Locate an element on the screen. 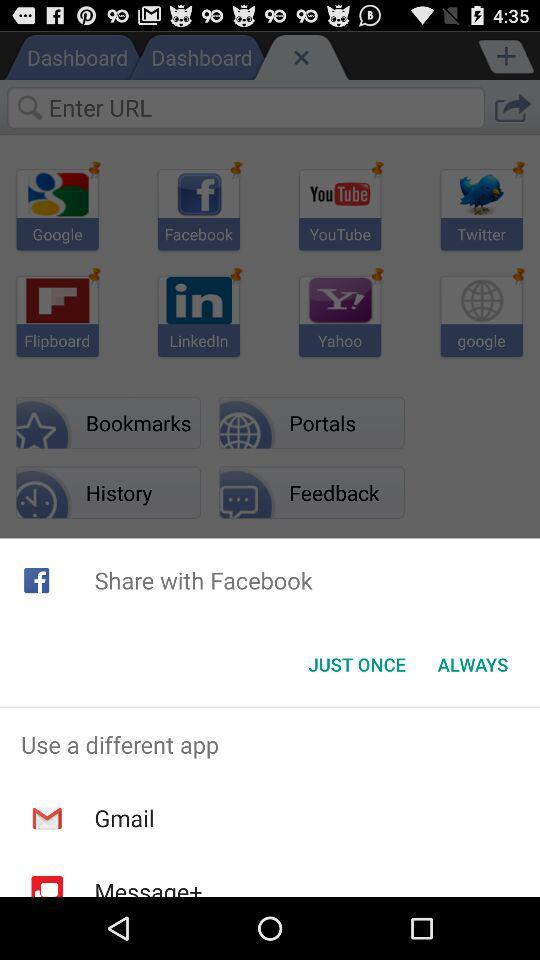 The image size is (540, 960). the app above message+ item is located at coordinates (124, 818).